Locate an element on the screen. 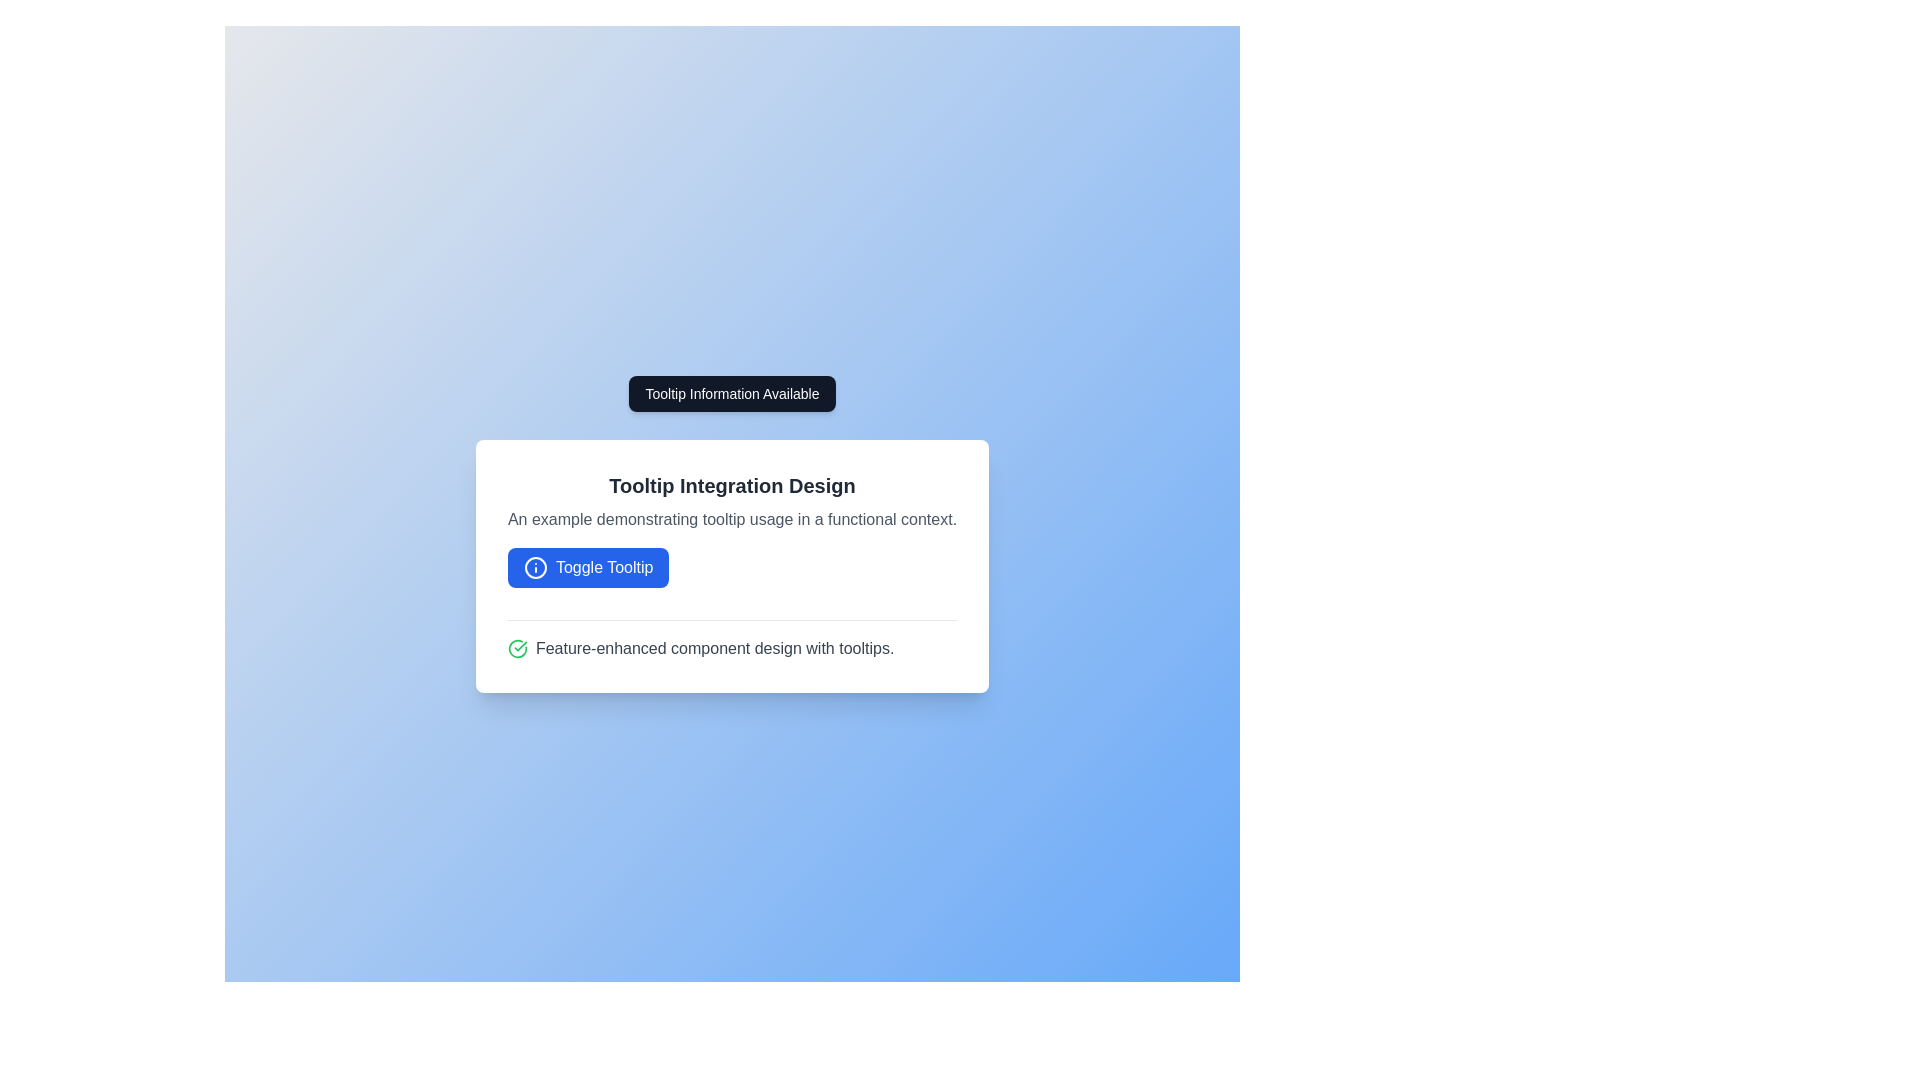  text displayed in the Tooltip that appears above the 'Toggle Tooltip' button when hovered over is located at coordinates (731, 393).